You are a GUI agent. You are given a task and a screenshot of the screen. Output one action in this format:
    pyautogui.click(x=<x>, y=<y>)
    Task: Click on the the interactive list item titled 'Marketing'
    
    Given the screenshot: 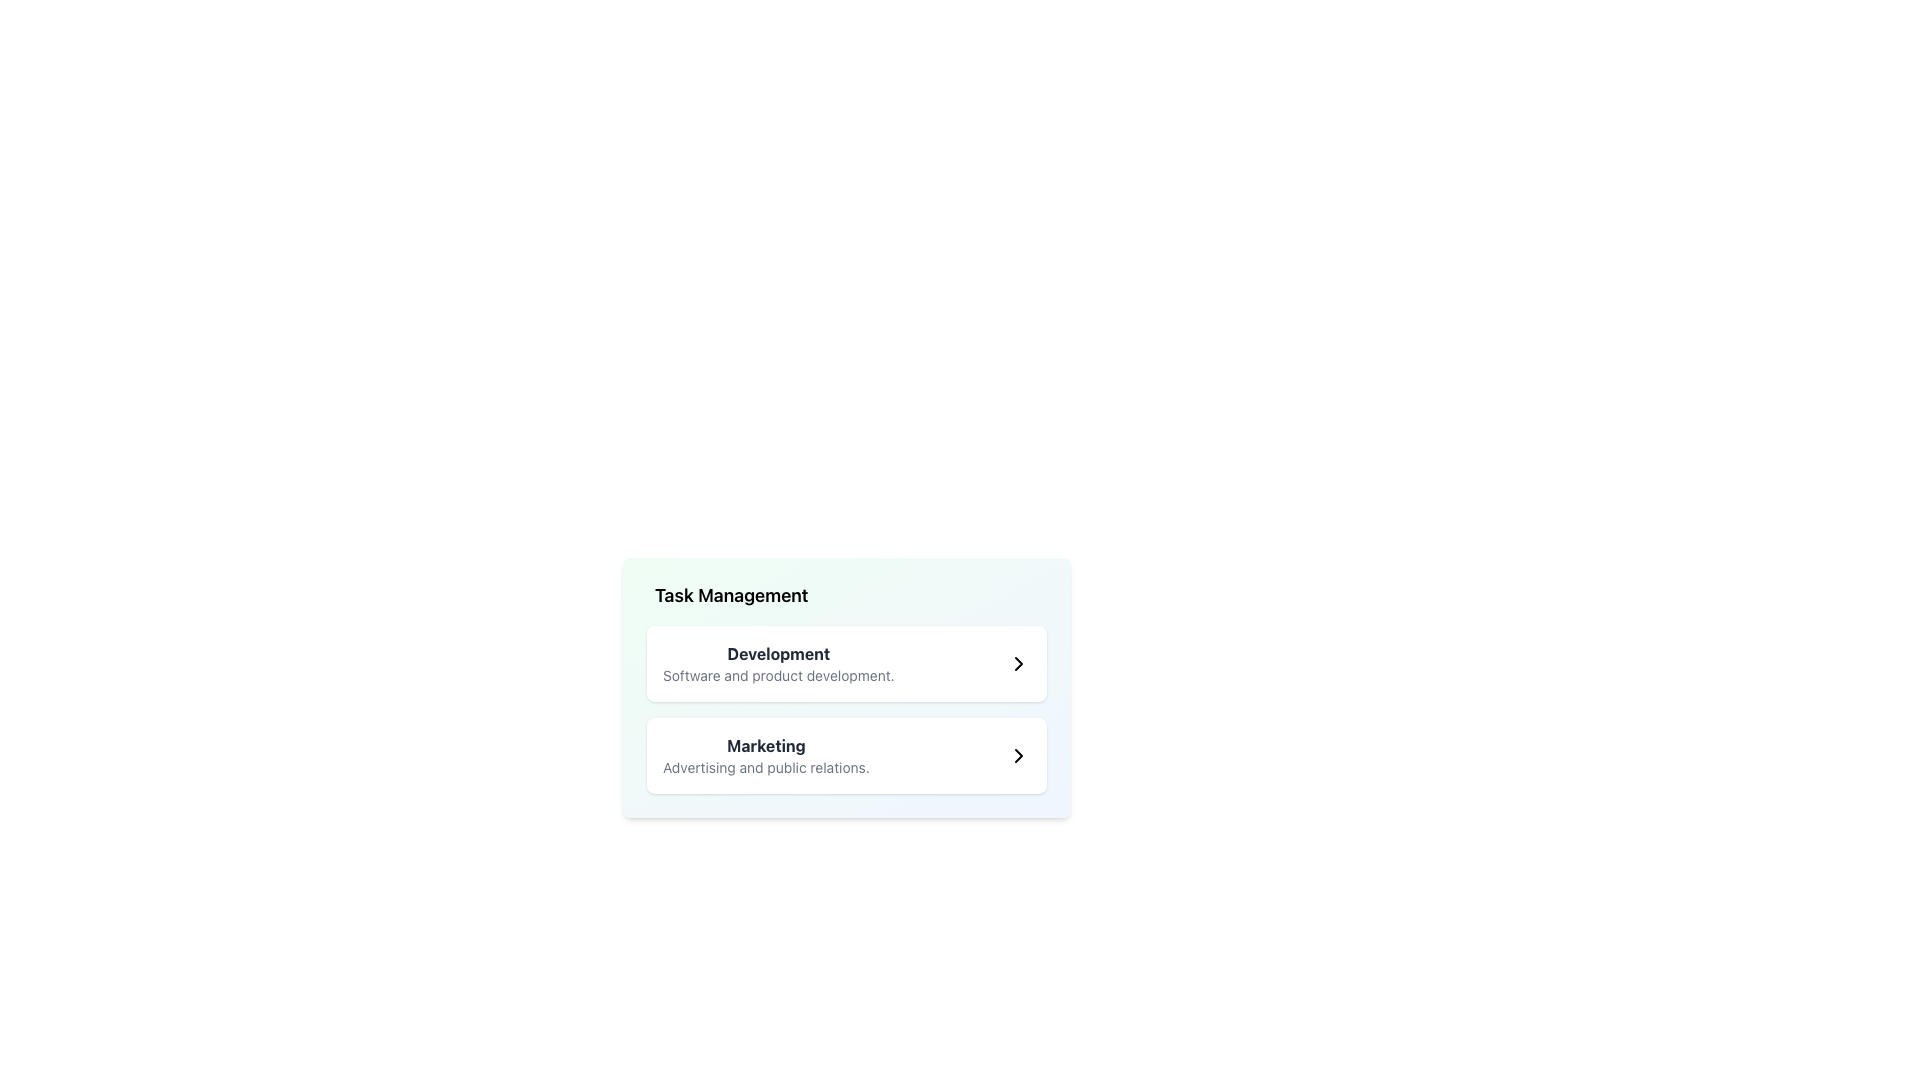 What is the action you would take?
    pyautogui.click(x=846, y=756)
    